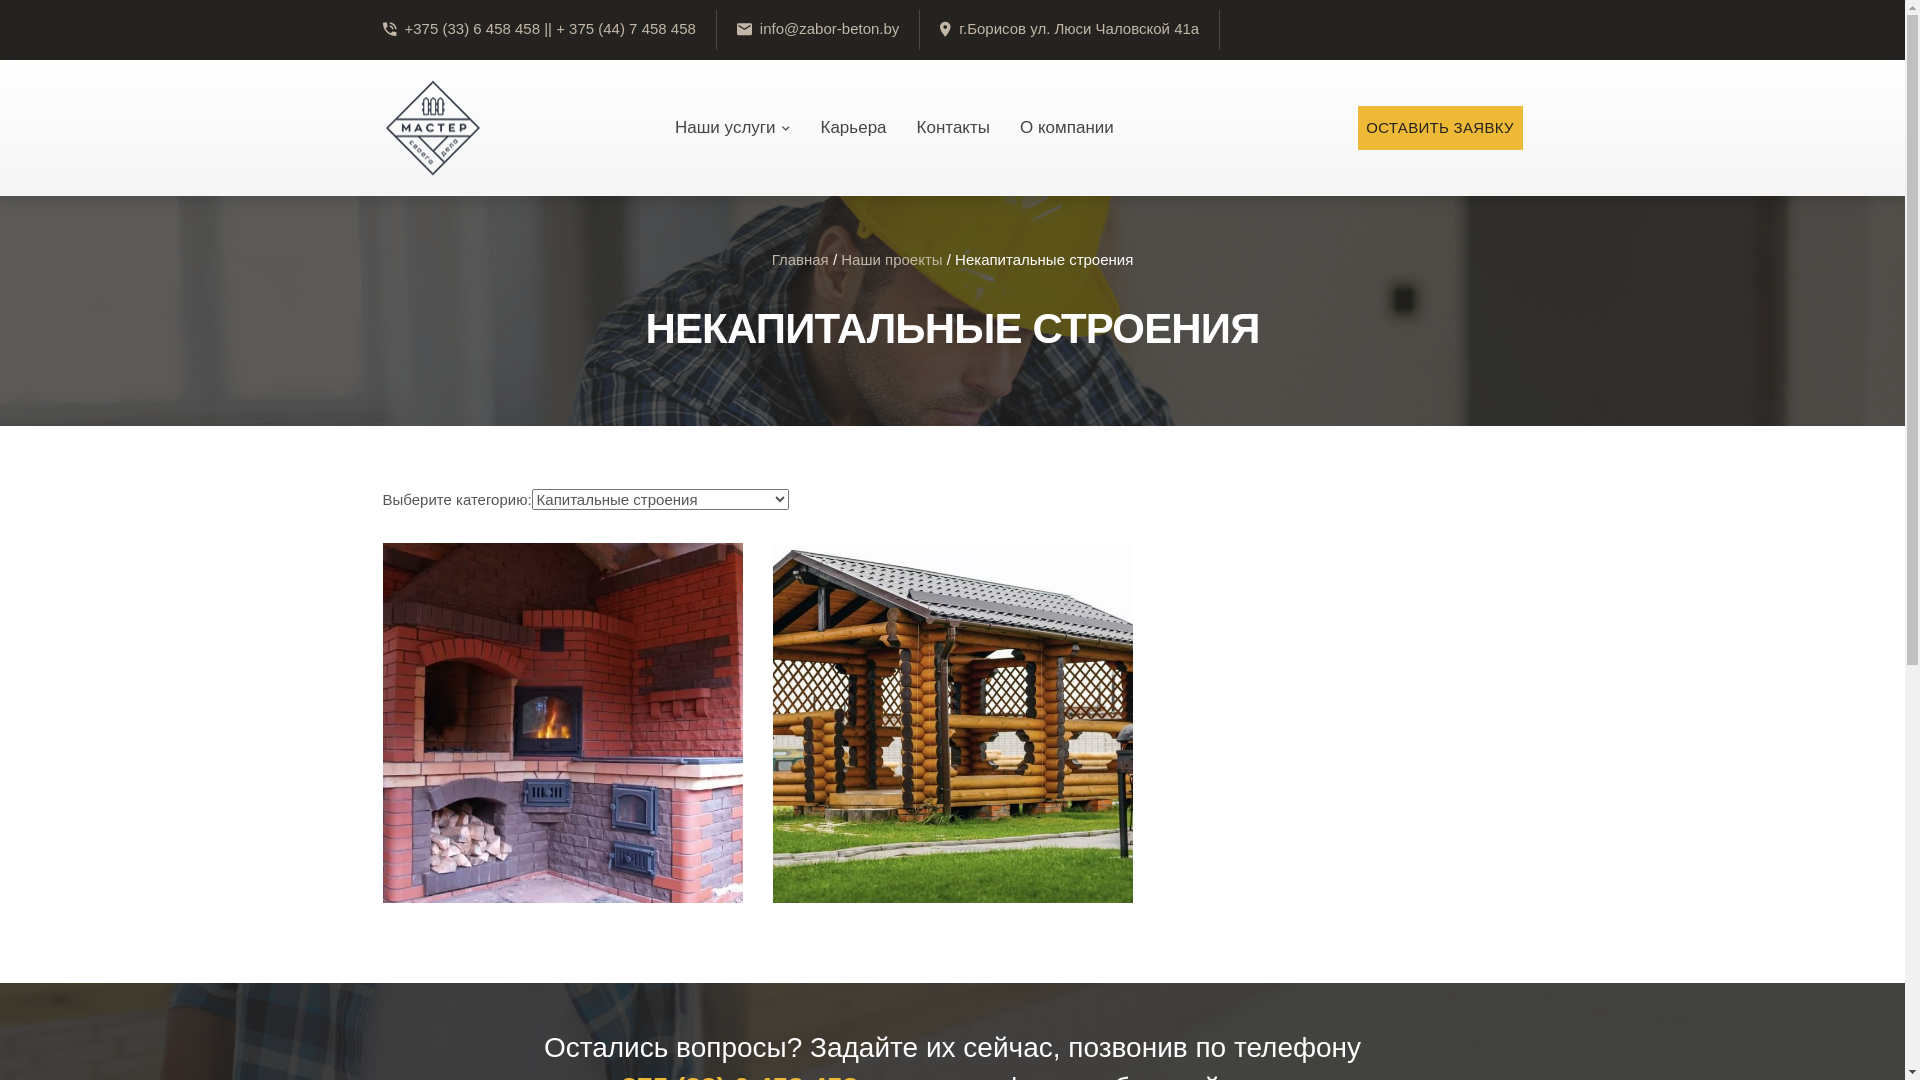 This screenshot has width=1920, height=1080. What do you see at coordinates (431, 127) in the screenshot?
I see `'zabor-beton'` at bounding box center [431, 127].